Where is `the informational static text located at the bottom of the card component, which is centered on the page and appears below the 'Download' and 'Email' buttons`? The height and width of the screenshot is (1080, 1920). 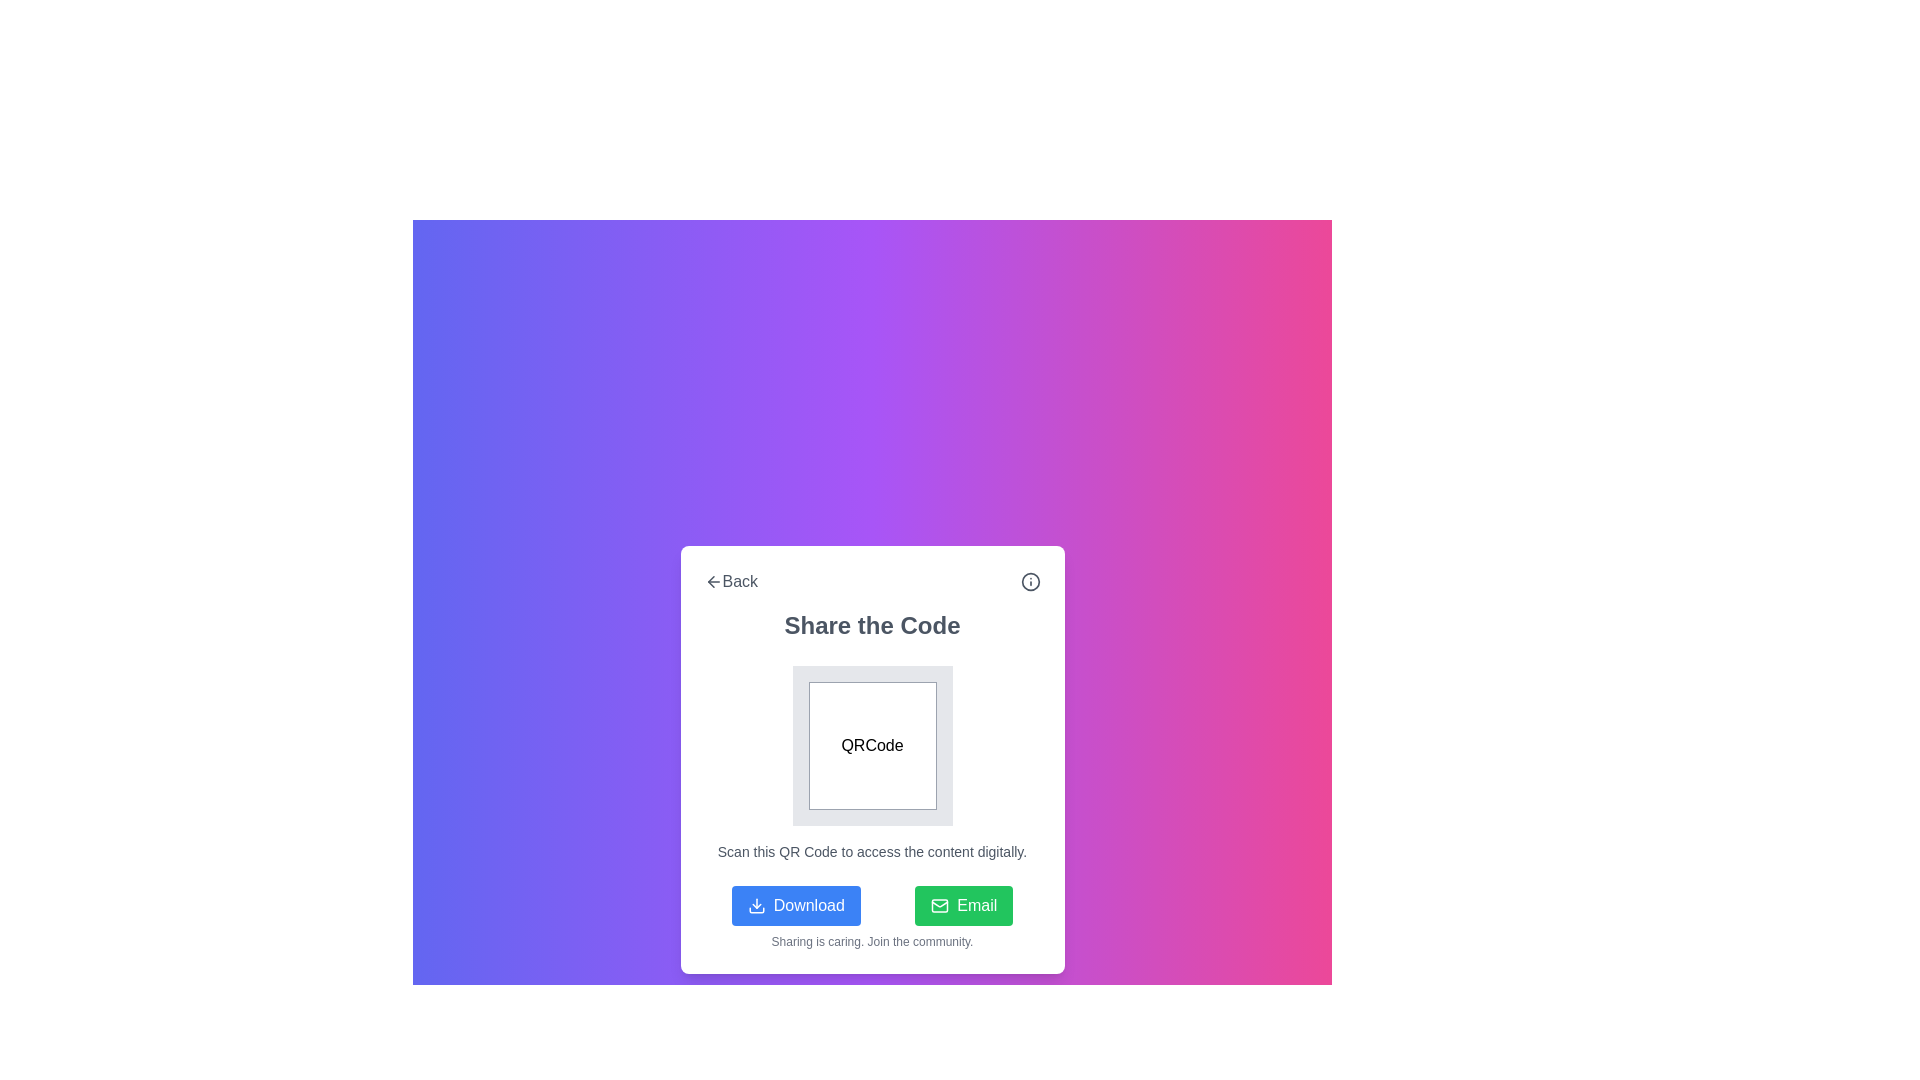
the informational static text located at the bottom of the card component, which is centered on the page and appears below the 'Download' and 'Email' buttons is located at coordinates (872, 941).